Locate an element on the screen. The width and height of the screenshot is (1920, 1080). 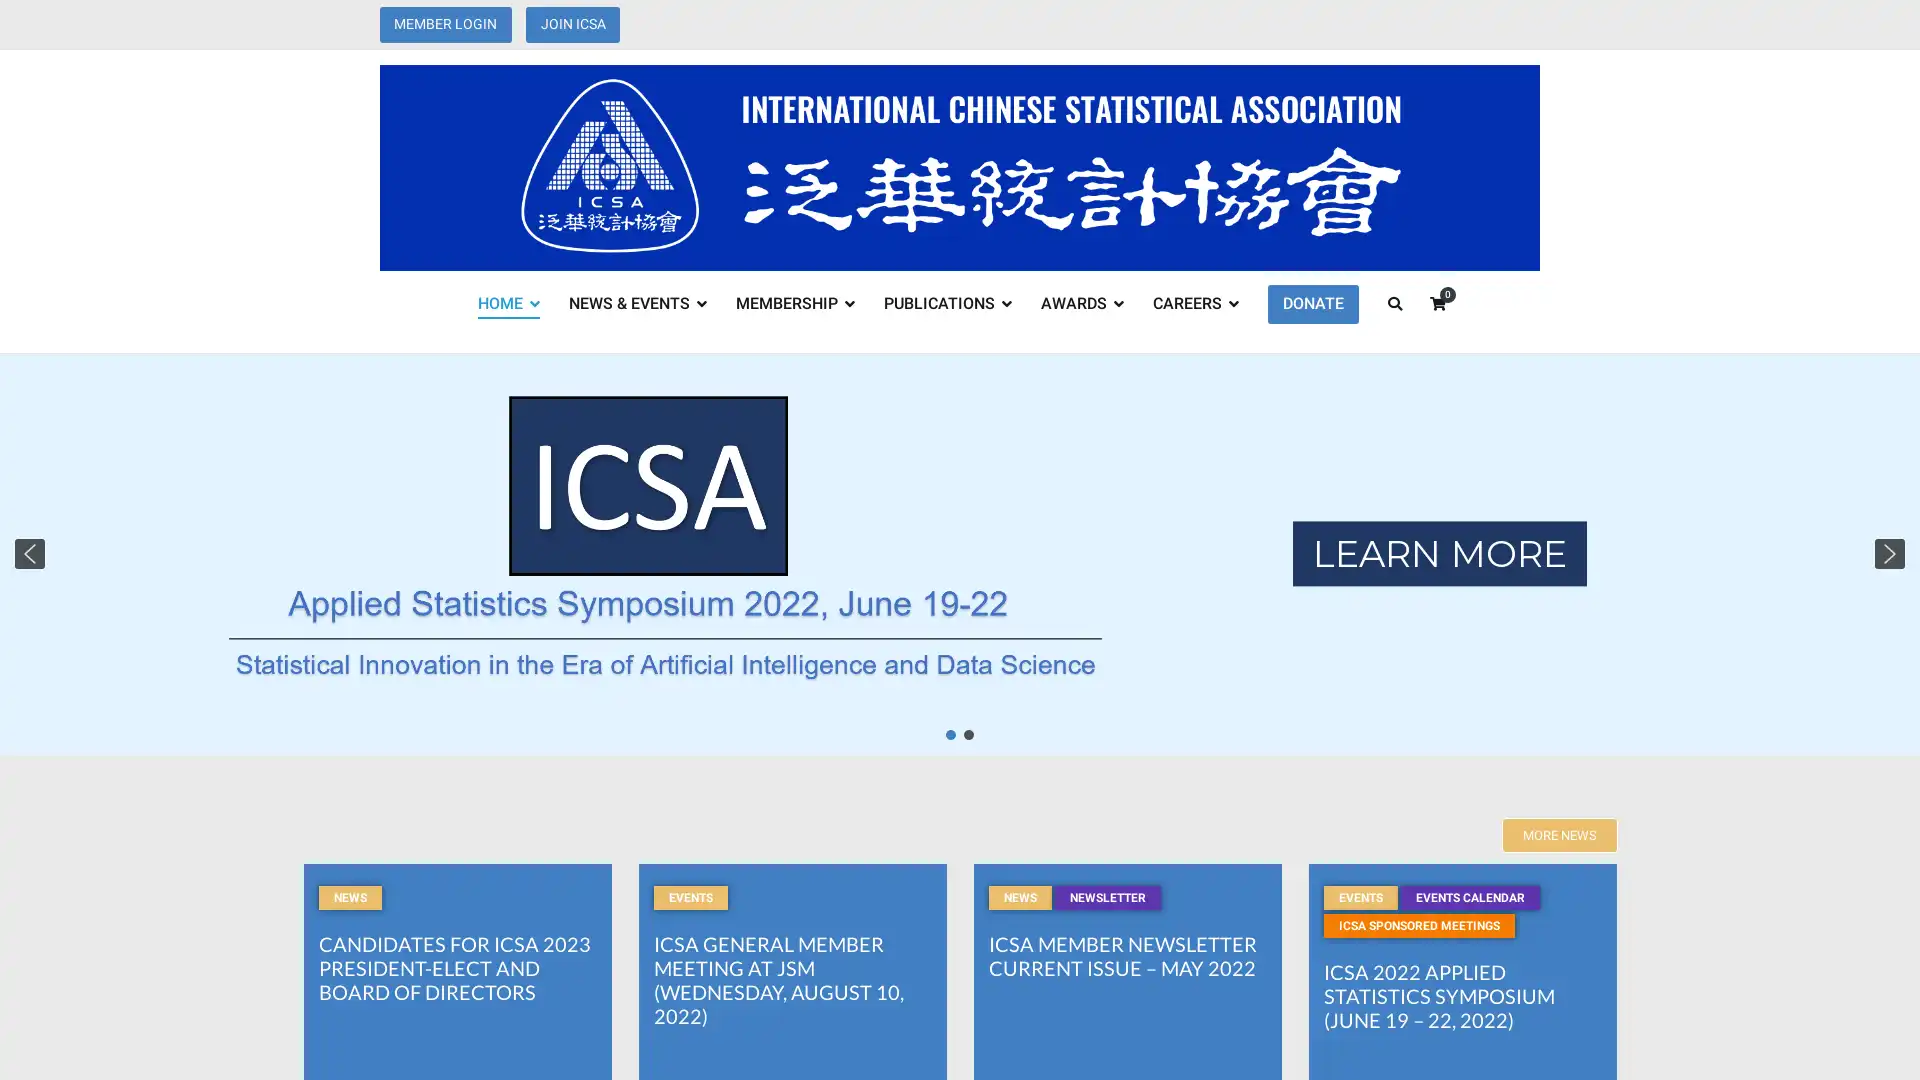
next arrow is located at coordinates (1889, 552).